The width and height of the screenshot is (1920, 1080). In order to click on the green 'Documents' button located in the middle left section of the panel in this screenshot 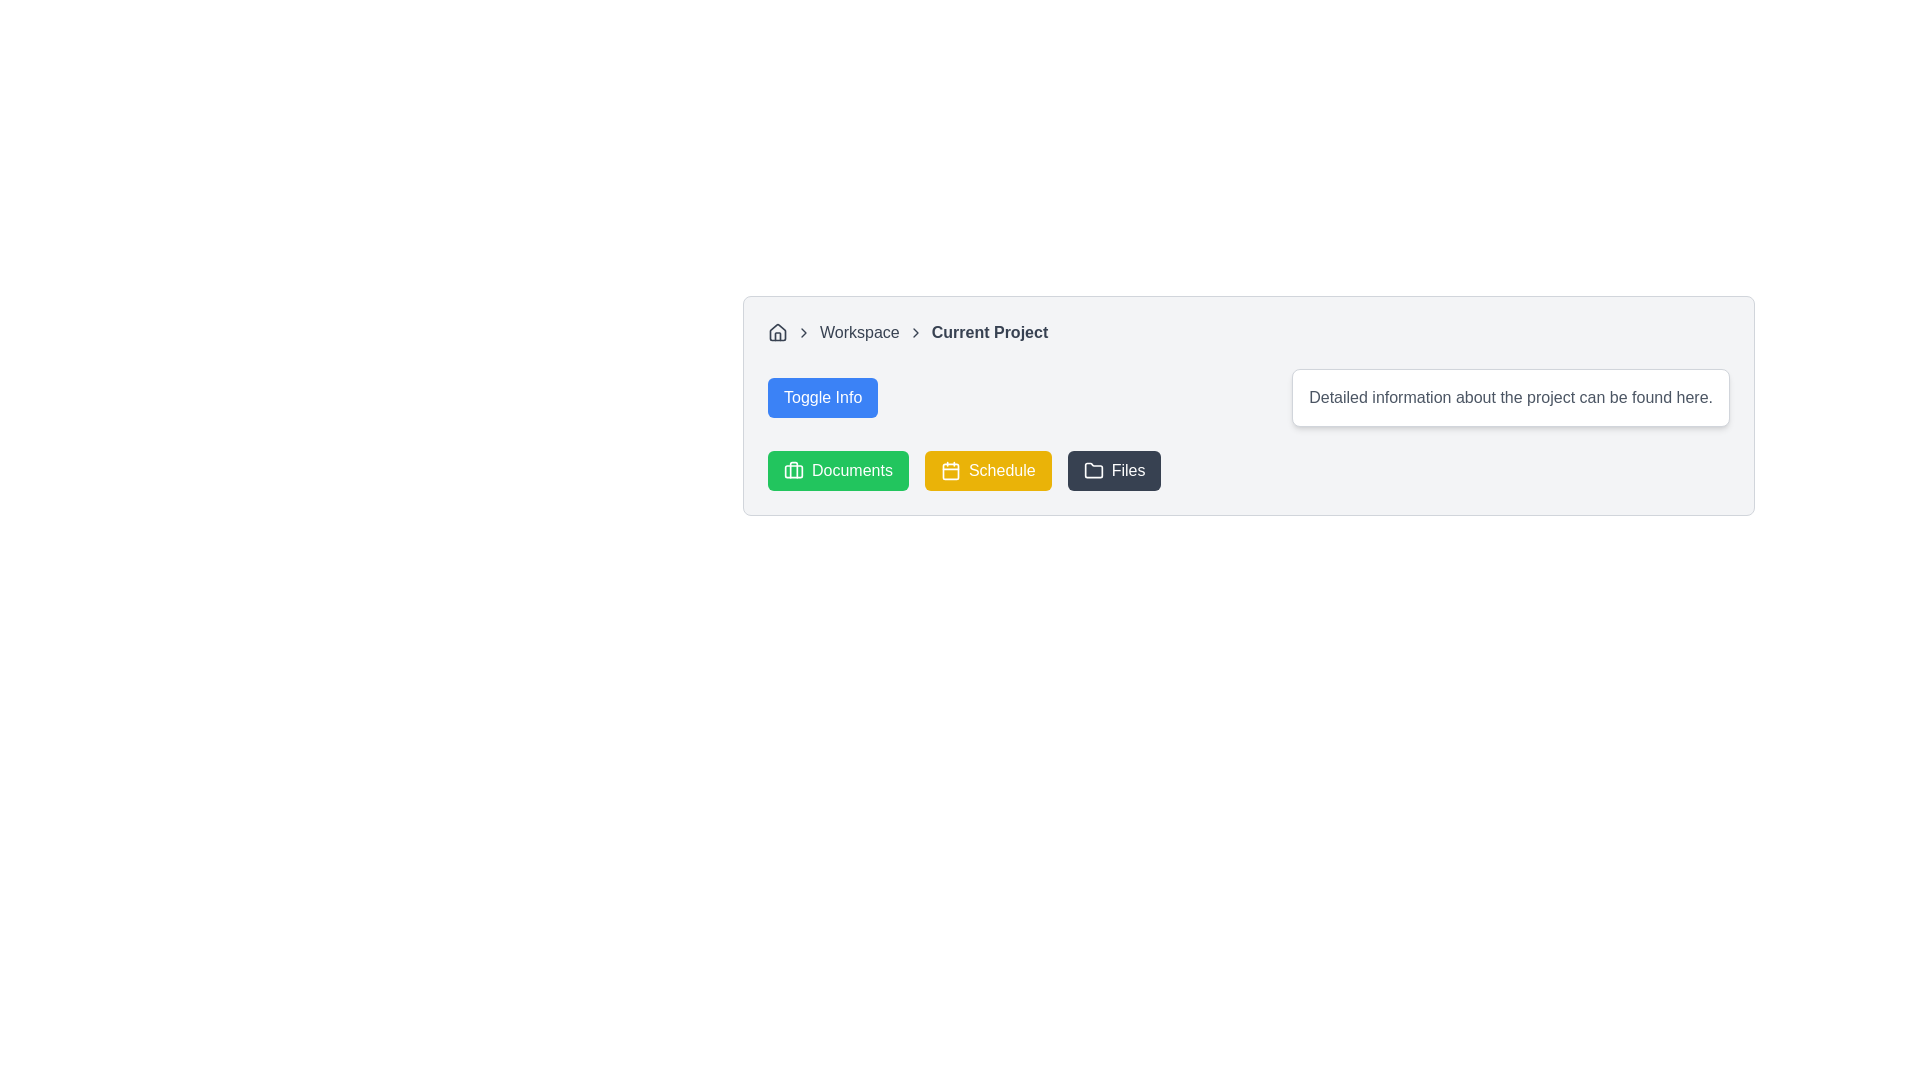, I will do `click(792, 470)`.